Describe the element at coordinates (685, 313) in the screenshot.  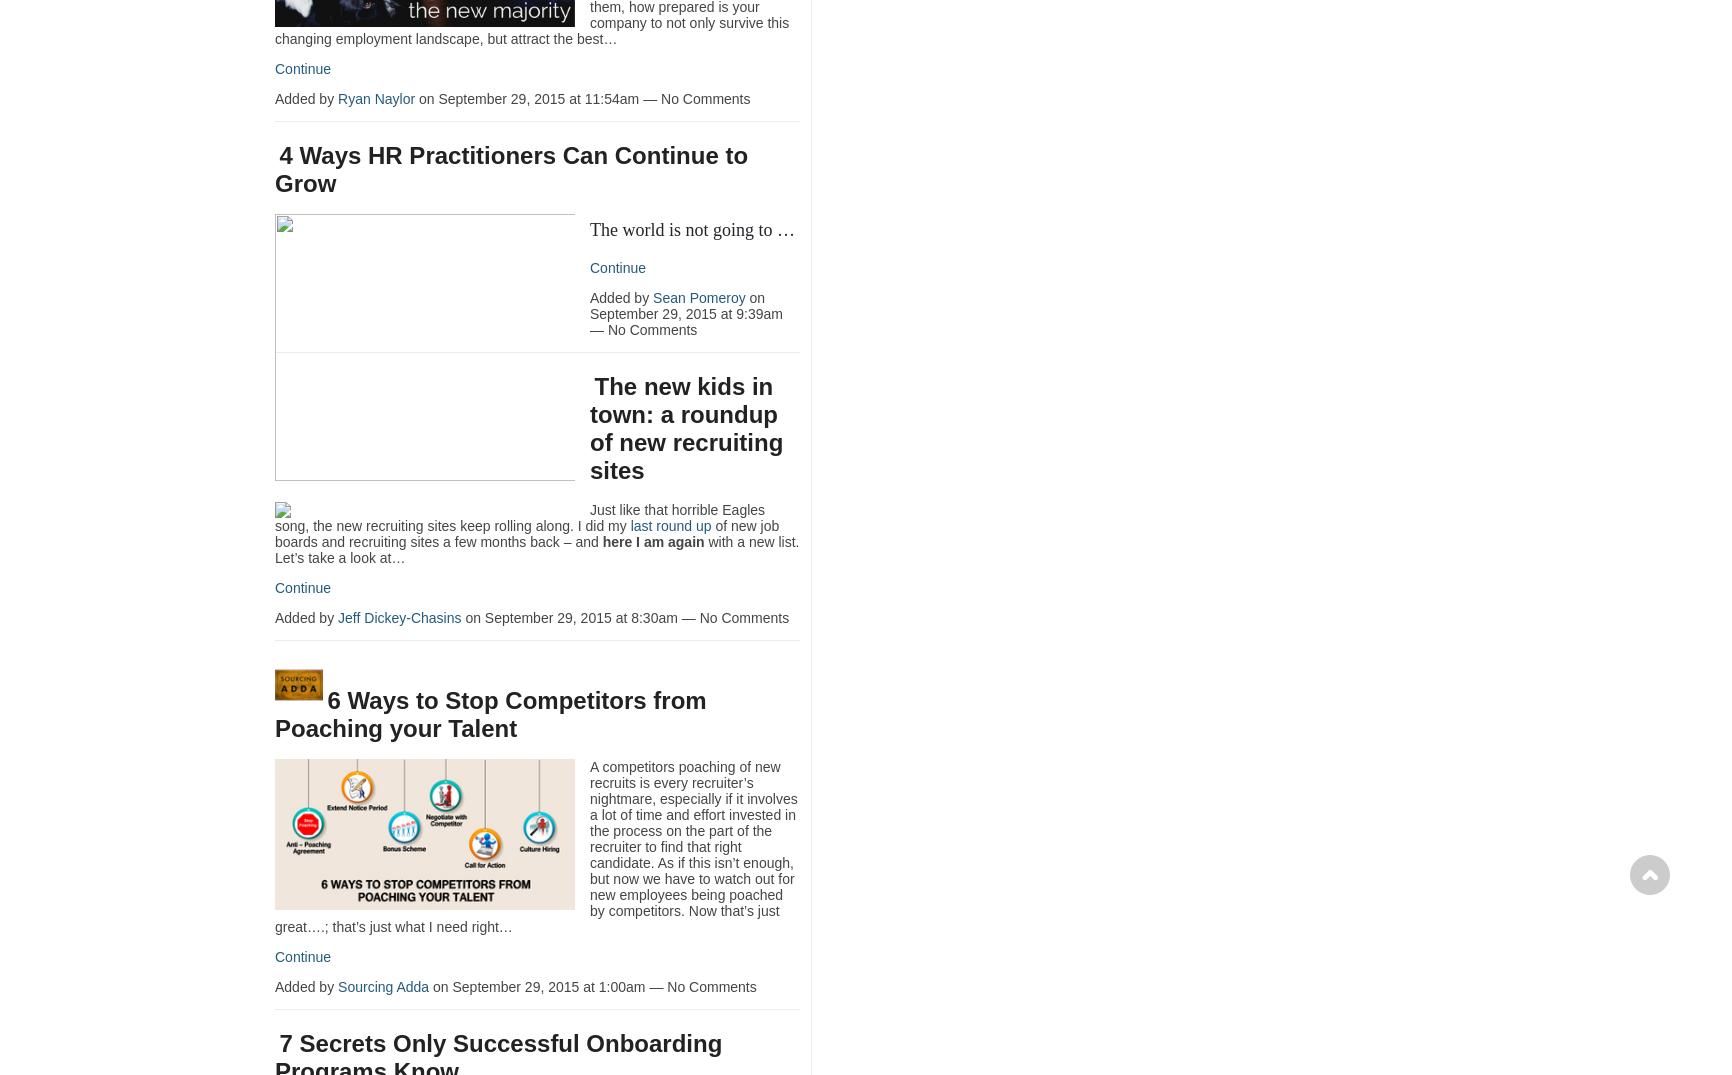
I see `'on September 29, 2015 at 9:39am                            —
                                                            No Comments'` at that location.